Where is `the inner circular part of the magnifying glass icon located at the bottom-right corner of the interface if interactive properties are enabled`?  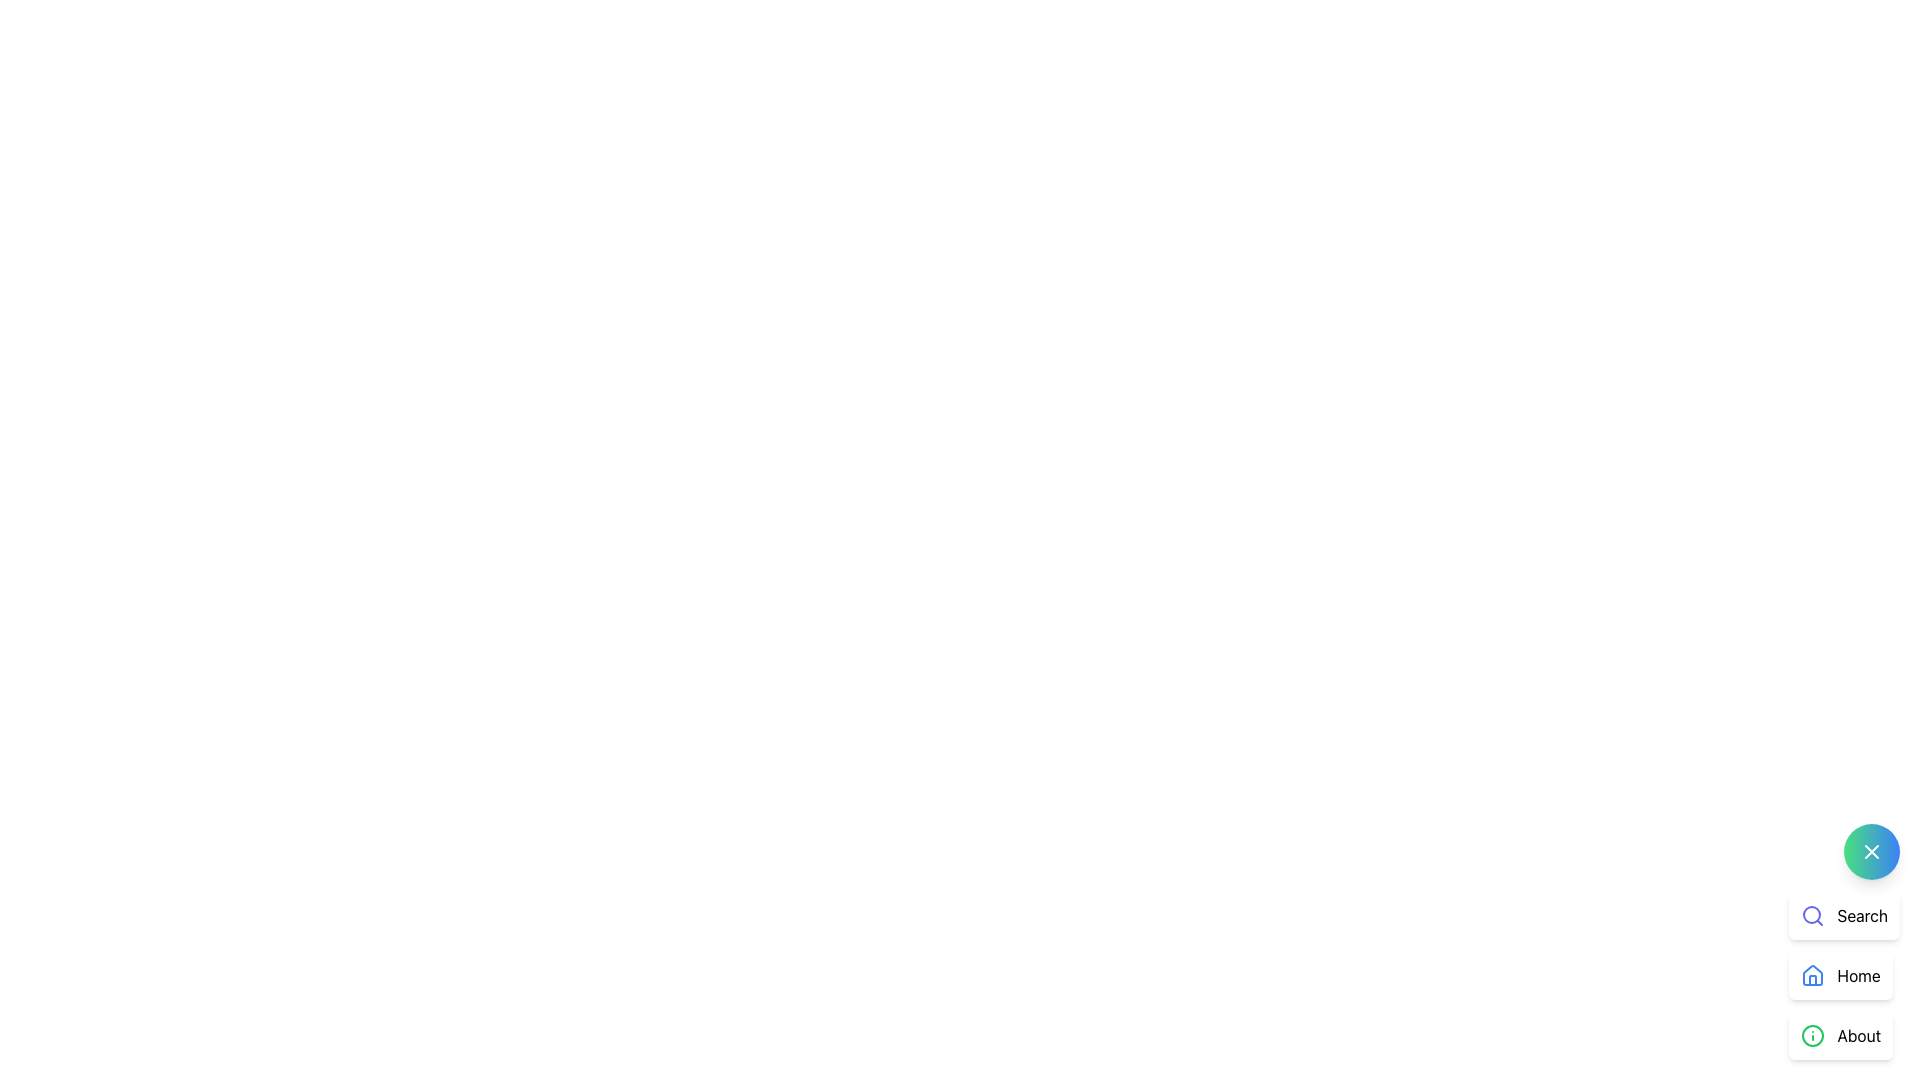 the inner circular part of the magnifying glass icon located at the bottom-right corner of the interface if interactive properties are enabled is located at coordinates (1812, 914).